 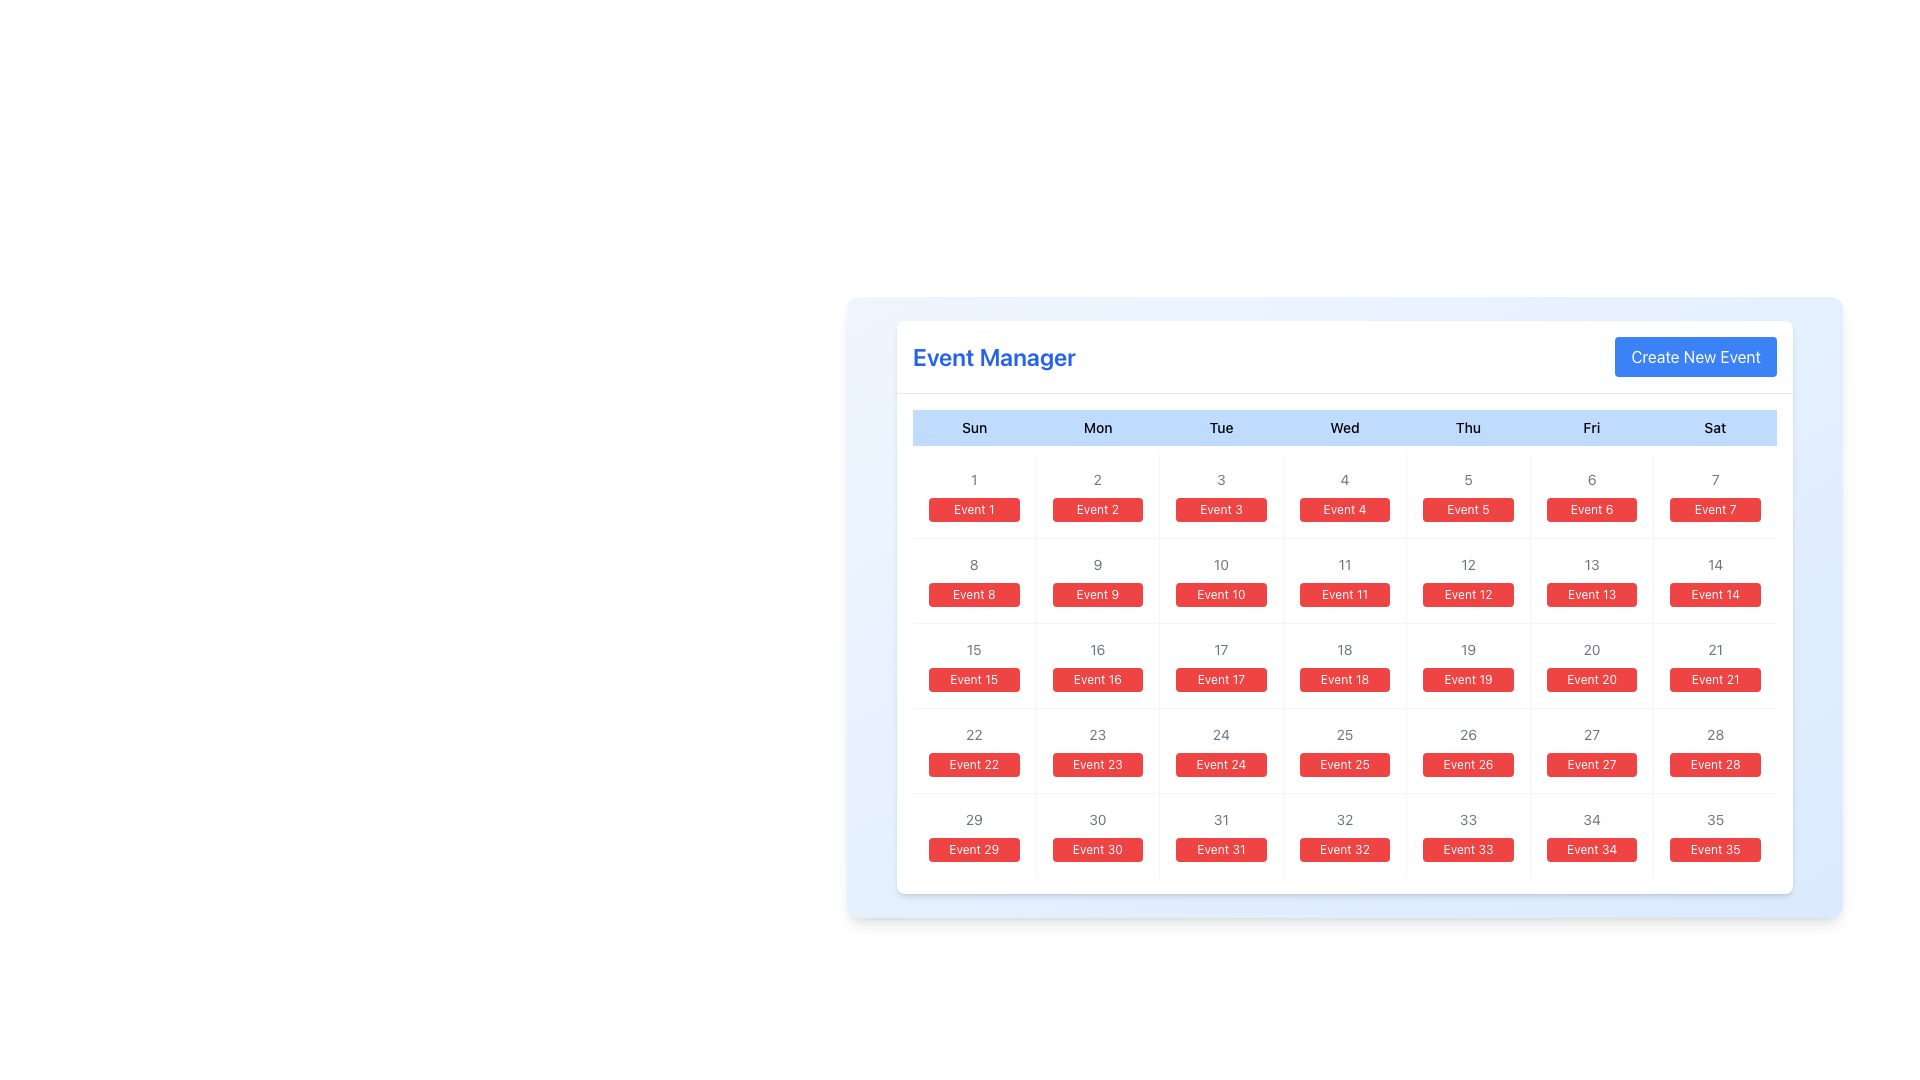 What do you see at coordinates (1714, 581) in the screenshot?
I see `the event indicator for 'Event 14' located in the second row, last column under the 'Sat' (Saturday) column heading` at bounding box center [1714, 581].